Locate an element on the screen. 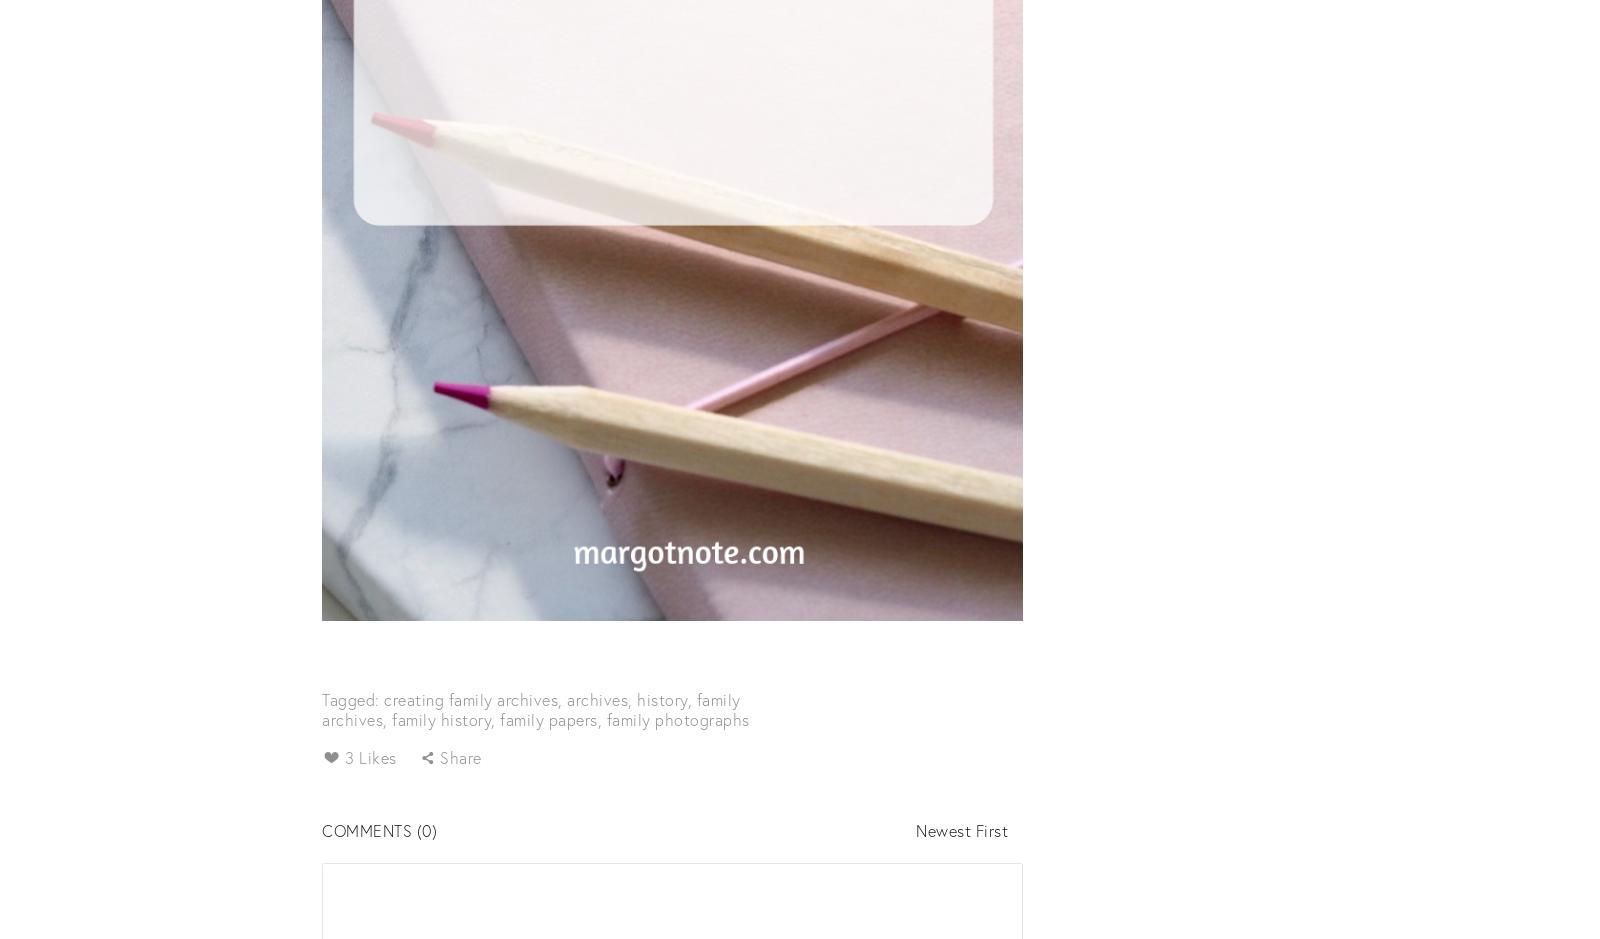  'Tagged:' is located at coordinates (352, 697).